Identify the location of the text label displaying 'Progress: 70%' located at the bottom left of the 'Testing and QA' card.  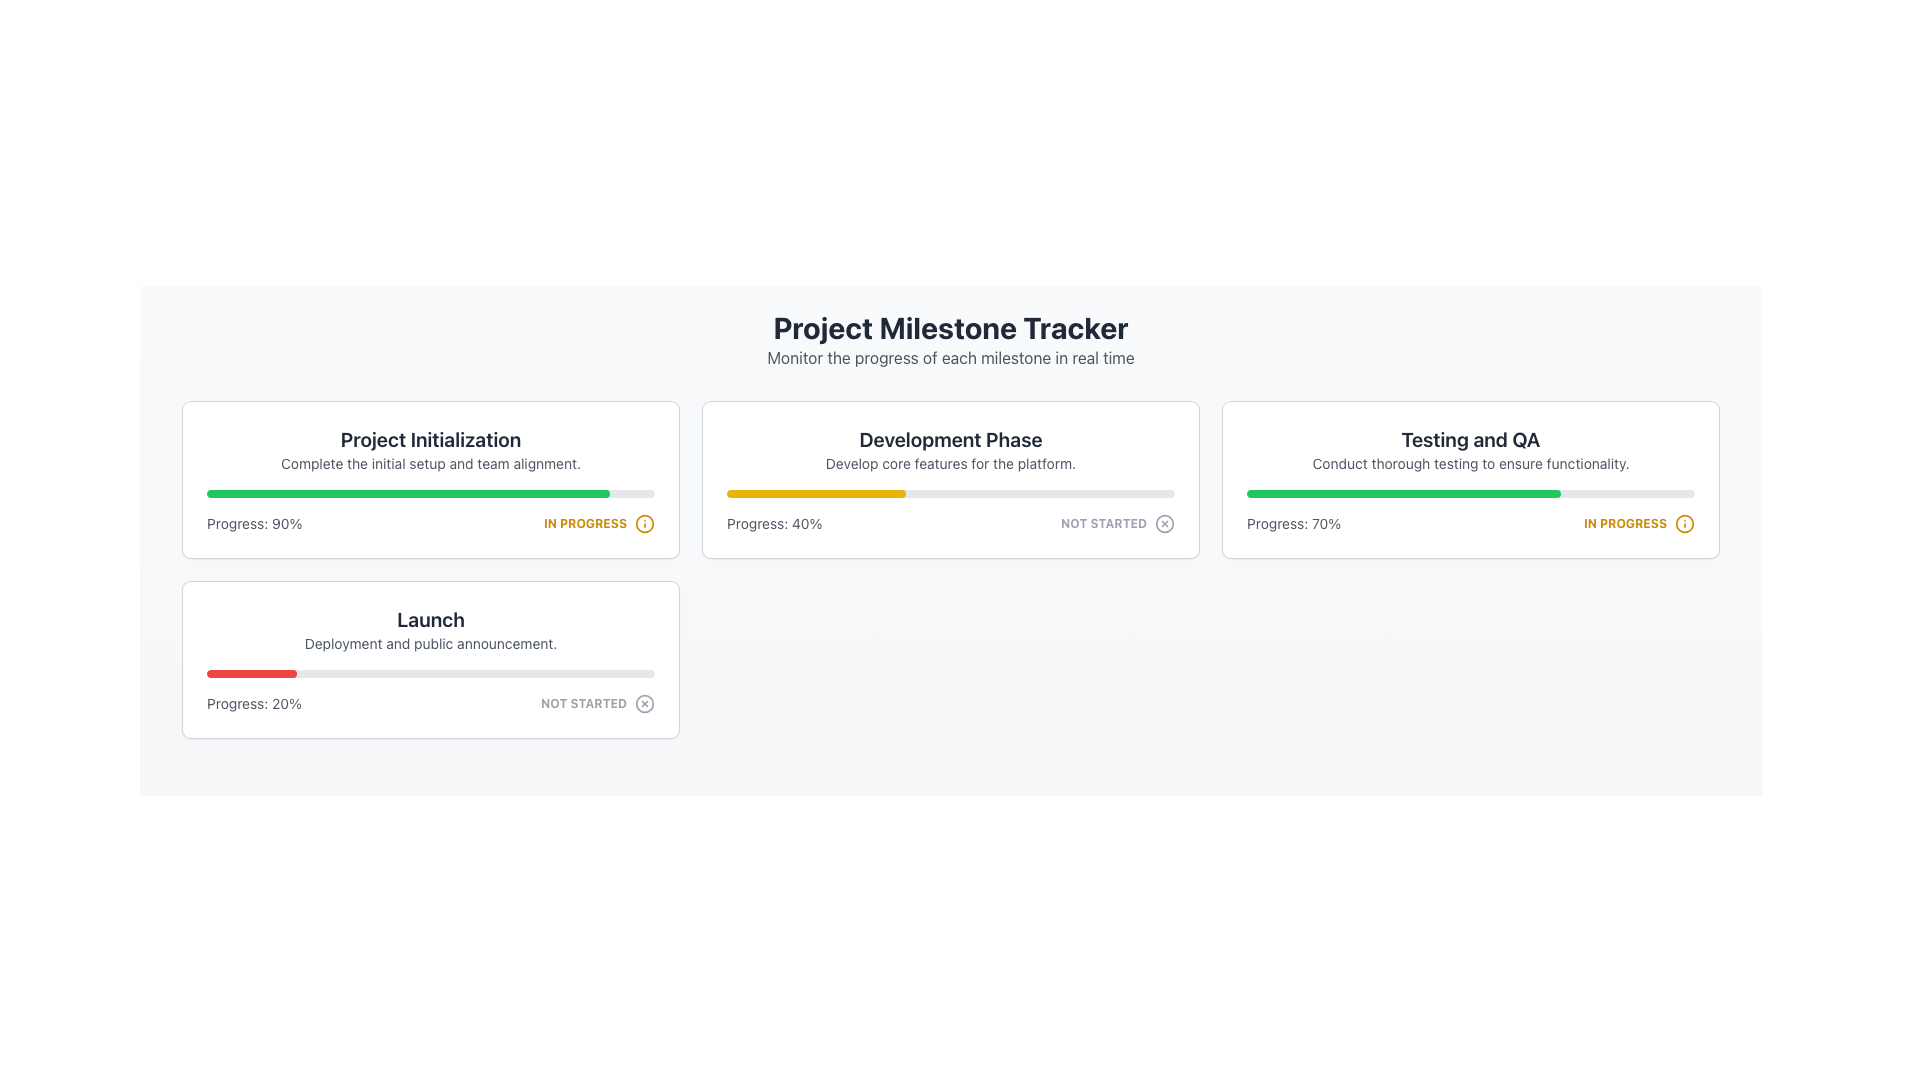
(1294, 523).